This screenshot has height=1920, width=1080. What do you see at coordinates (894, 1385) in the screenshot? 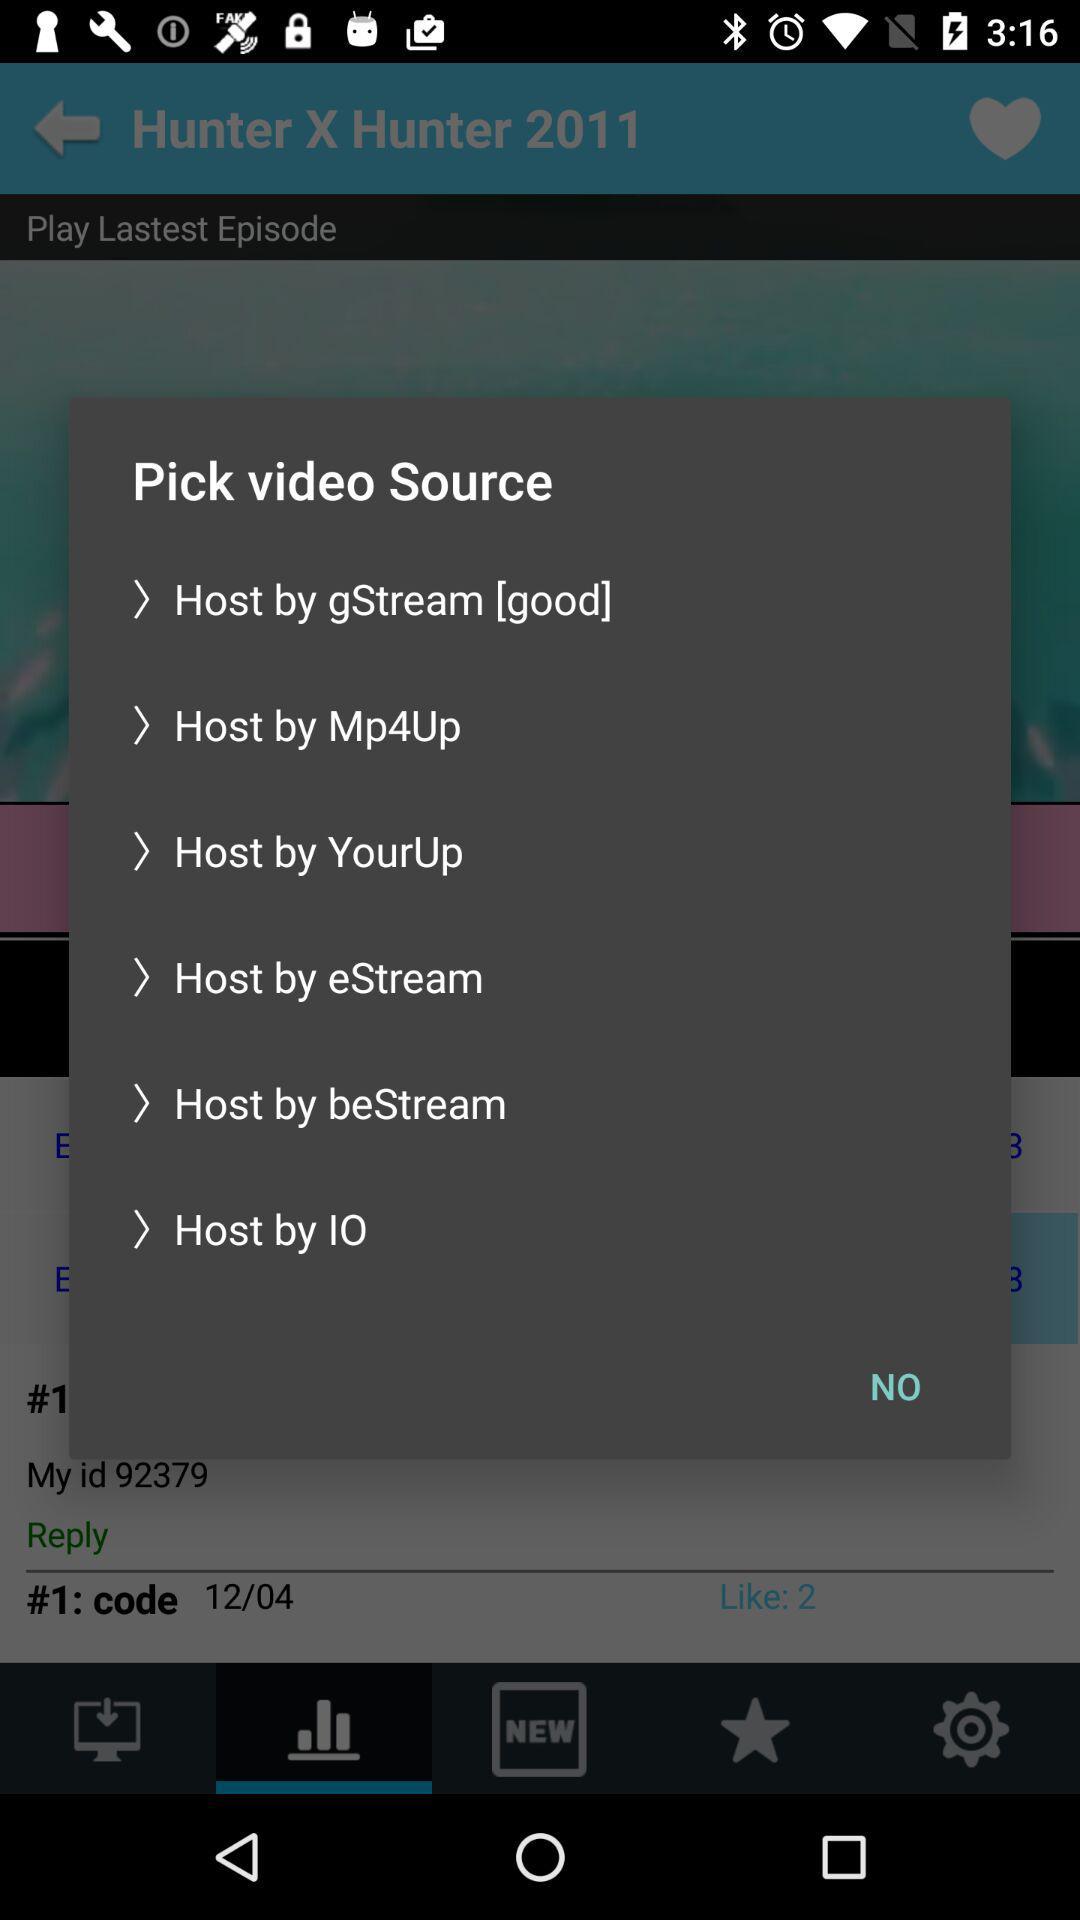
I see `no at the bottom right corner` at bounding box center [894, 1385].